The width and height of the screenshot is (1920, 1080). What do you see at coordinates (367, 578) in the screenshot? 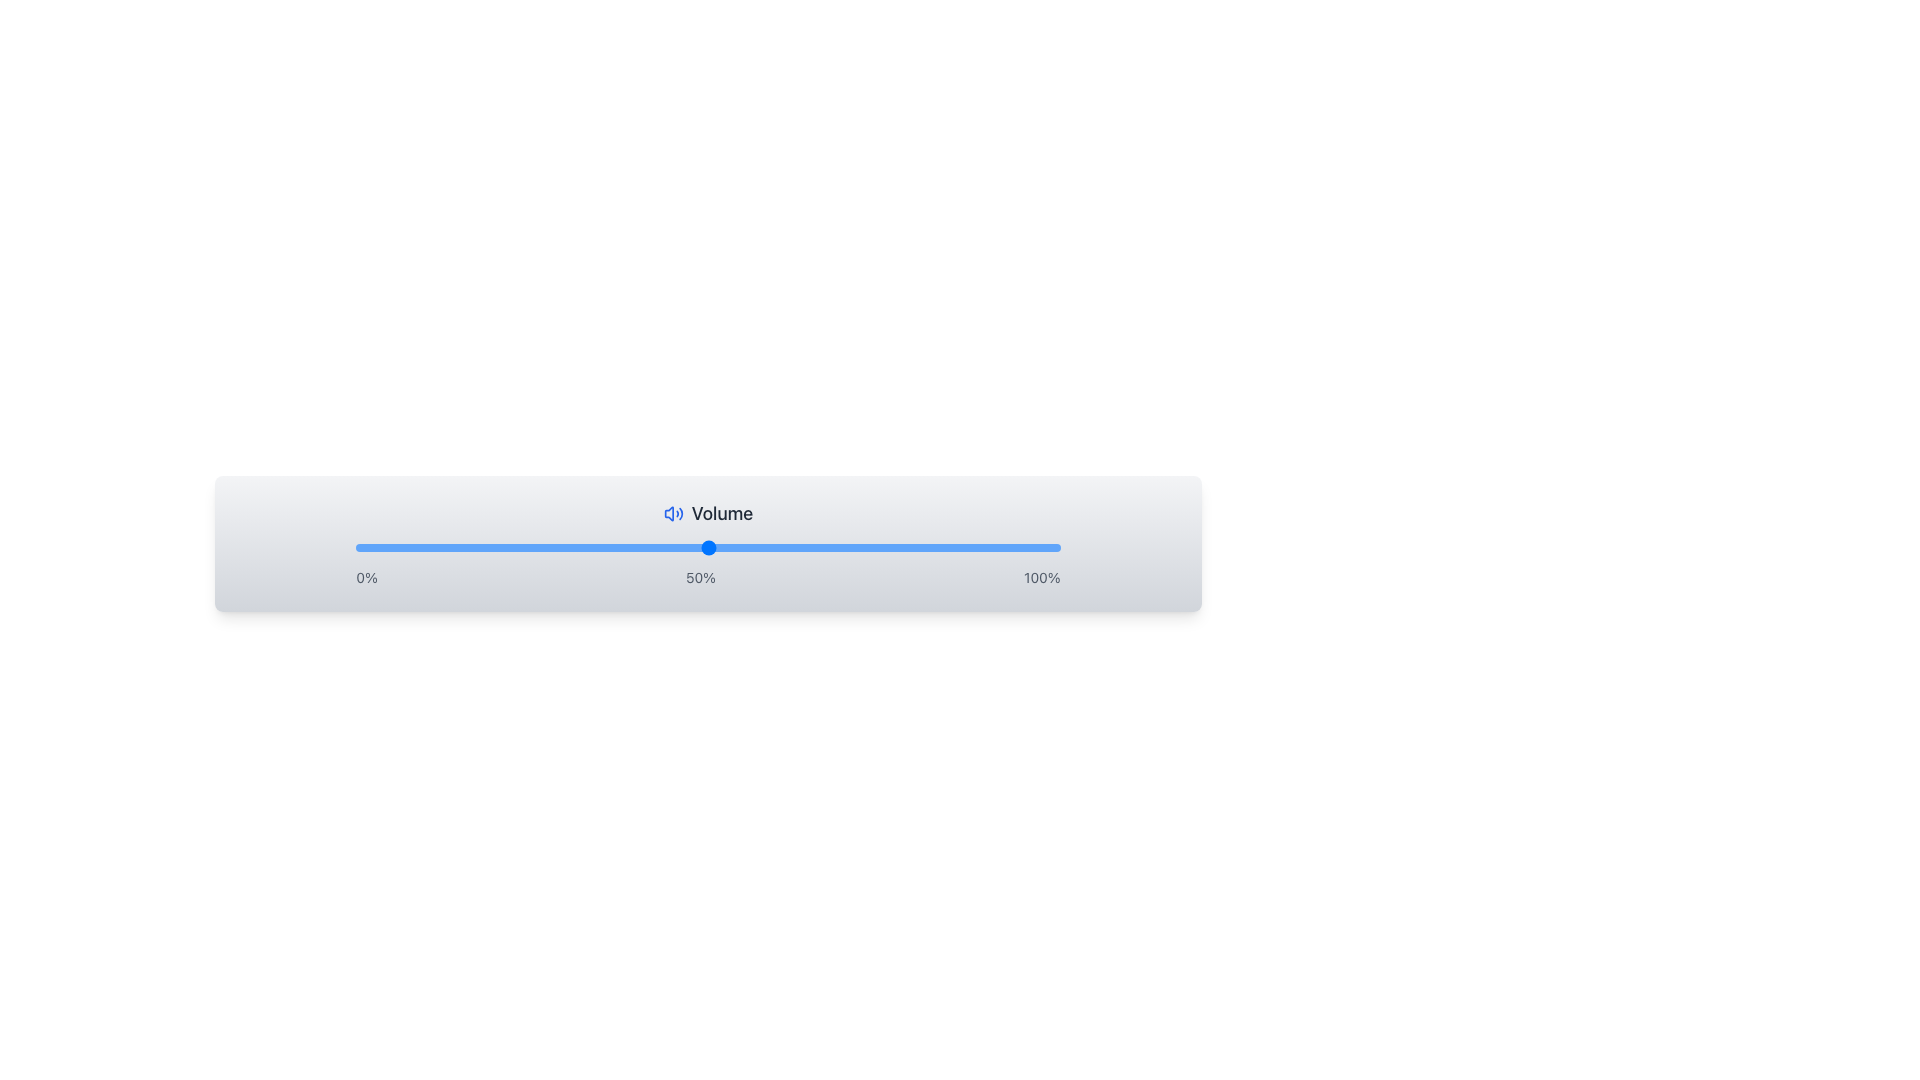
I see `the static text label displaying '0%' which is aligned to the left of a volume control slider` at bounding box center [367, 578].